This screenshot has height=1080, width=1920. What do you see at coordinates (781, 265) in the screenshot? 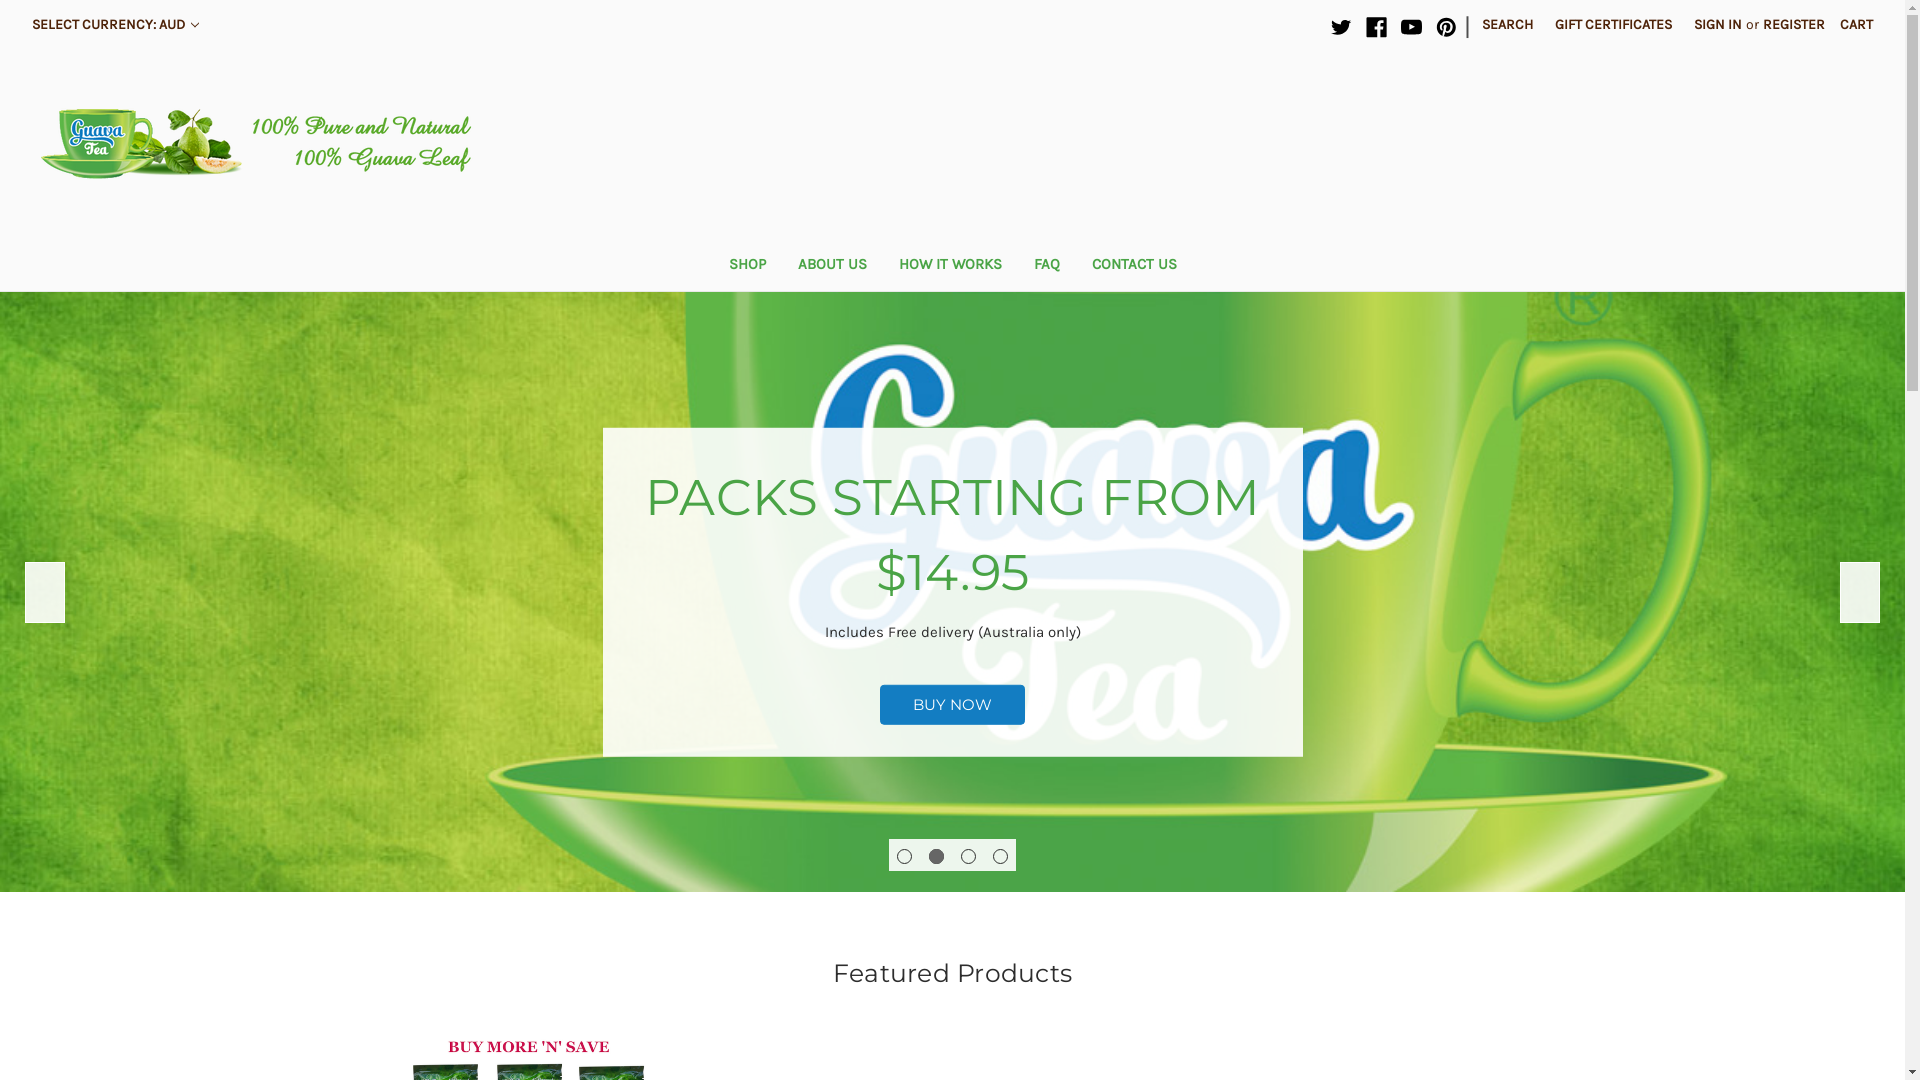
I see `'ABOUT US'` at bounding box center [781, 265].